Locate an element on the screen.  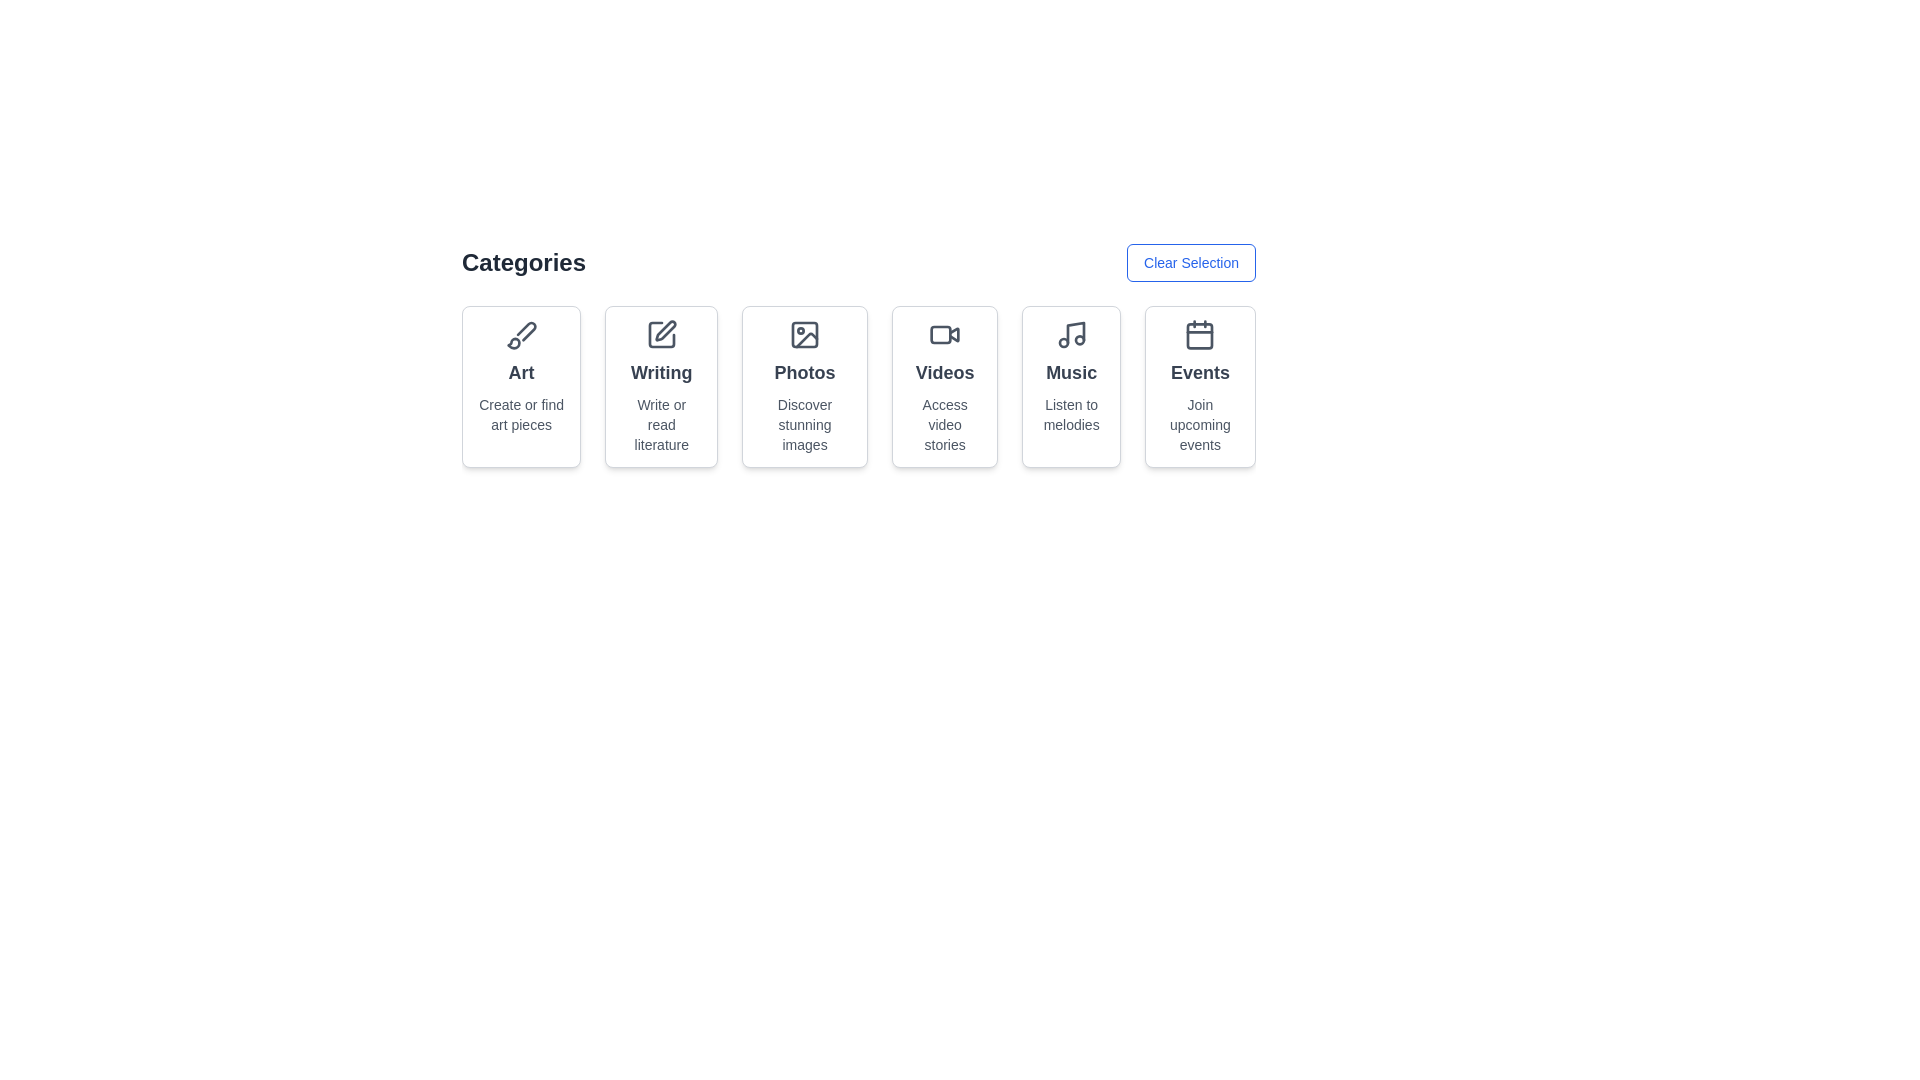
the photo icon located in the third category option labeled 'Photos', which is part of an icon group and positioned centrally within its containing card is located at coordinates (806, 339).